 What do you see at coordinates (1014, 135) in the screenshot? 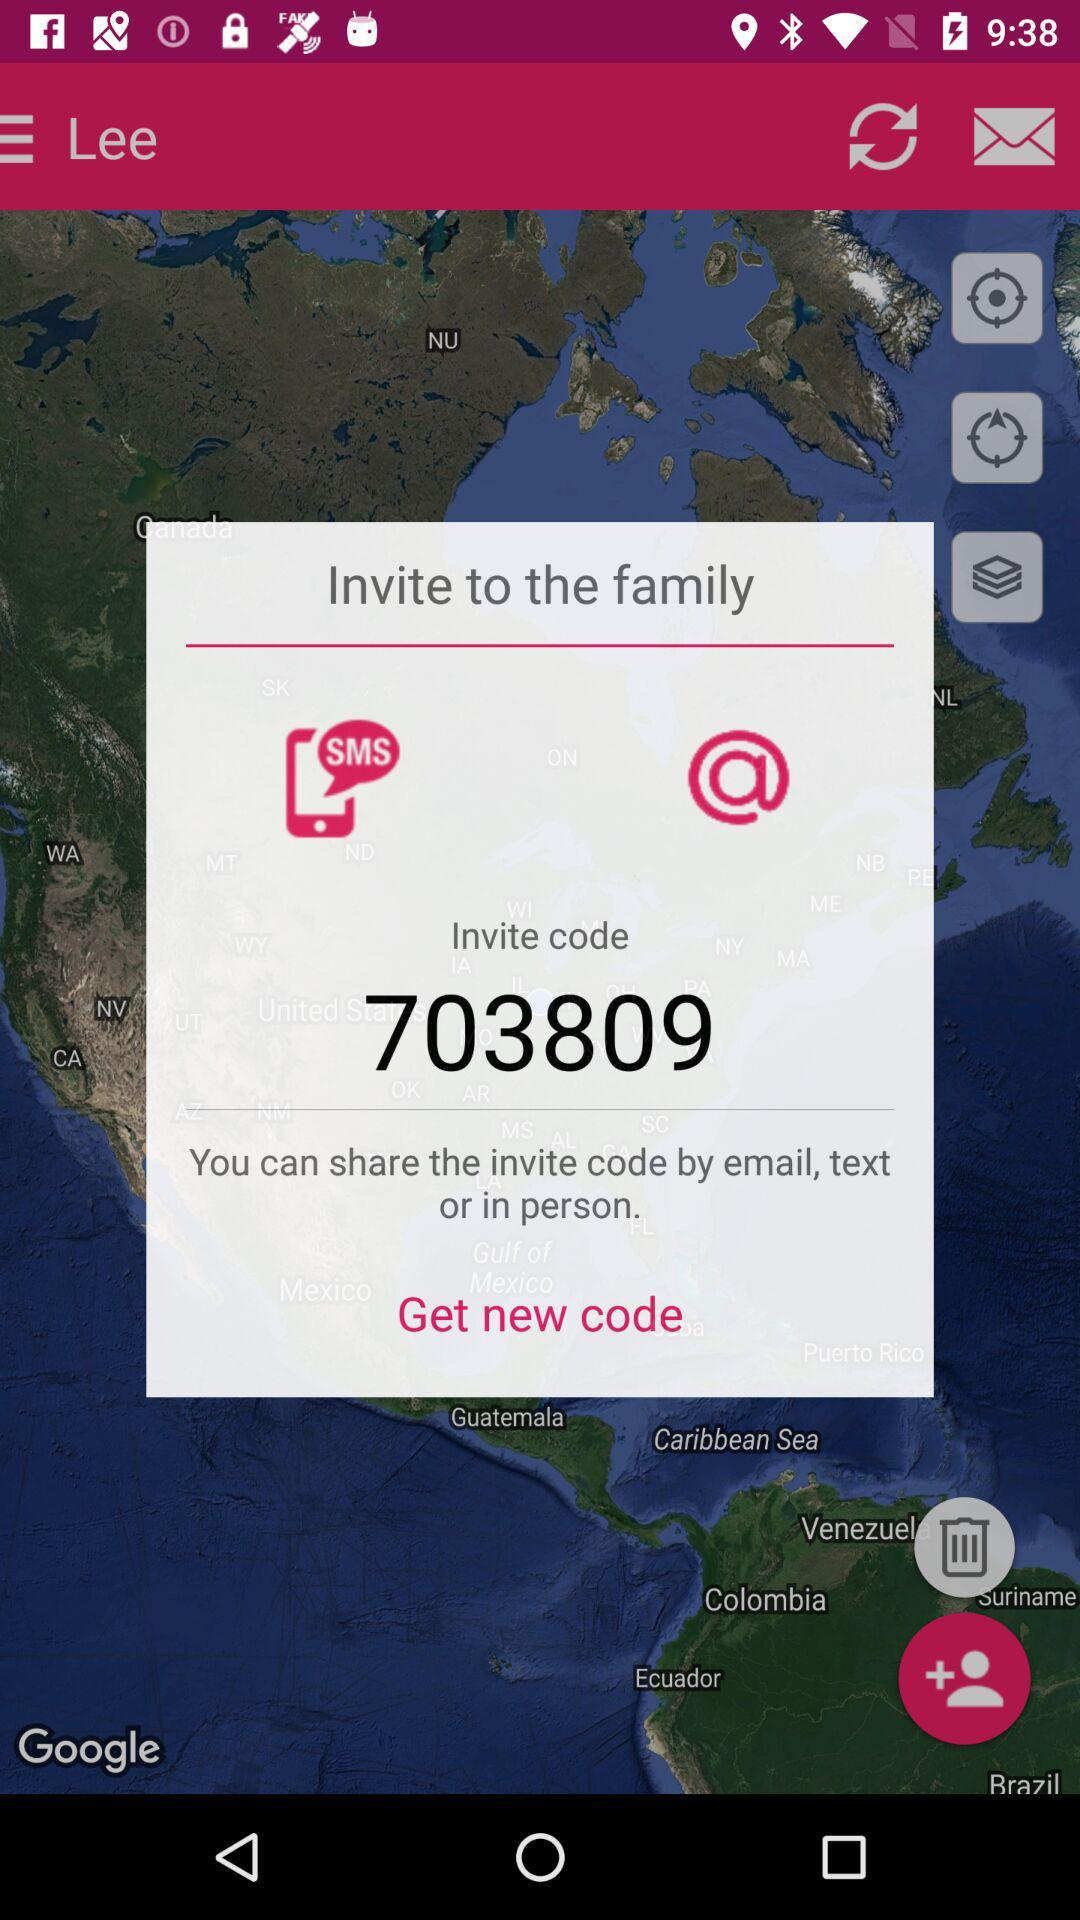
I see `share by email` at bounding box center [1014, 135].